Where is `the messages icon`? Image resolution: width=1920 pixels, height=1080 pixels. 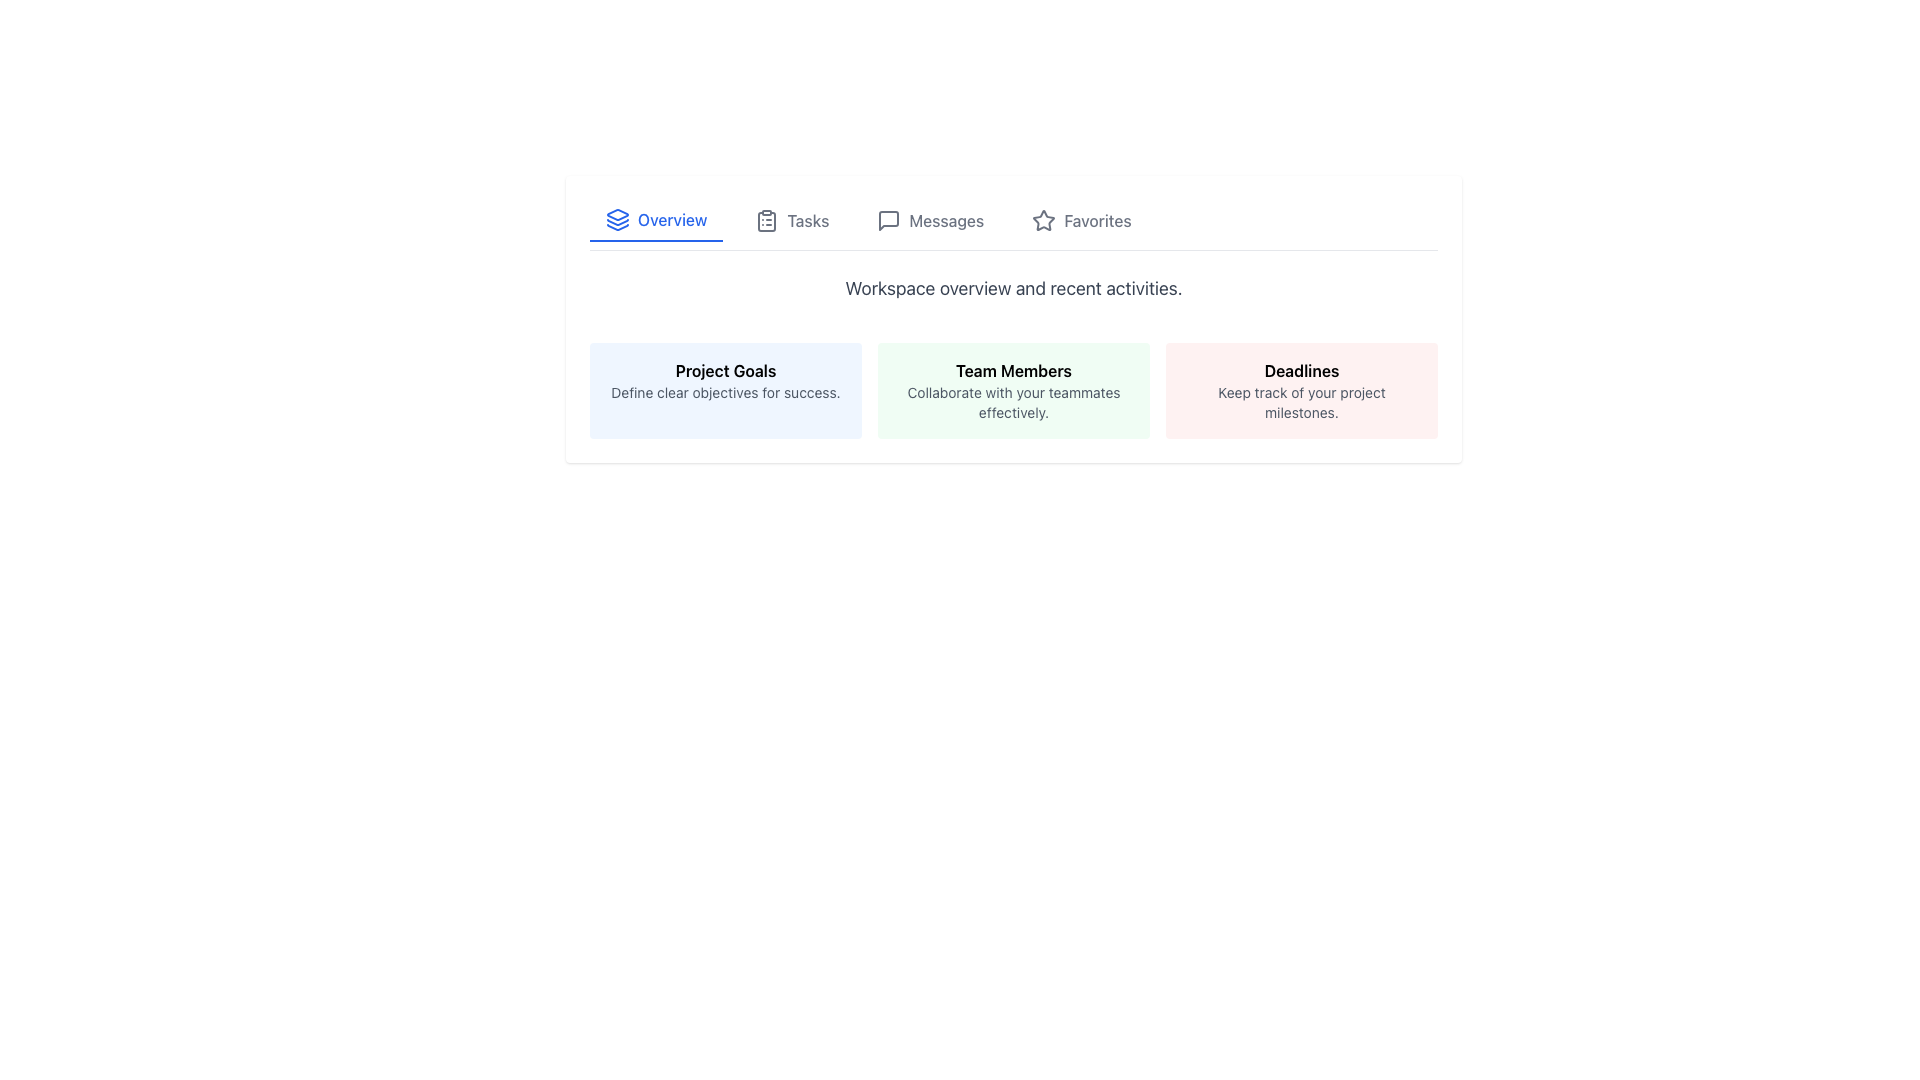
the messages icon is located at coordinates (888, 220).